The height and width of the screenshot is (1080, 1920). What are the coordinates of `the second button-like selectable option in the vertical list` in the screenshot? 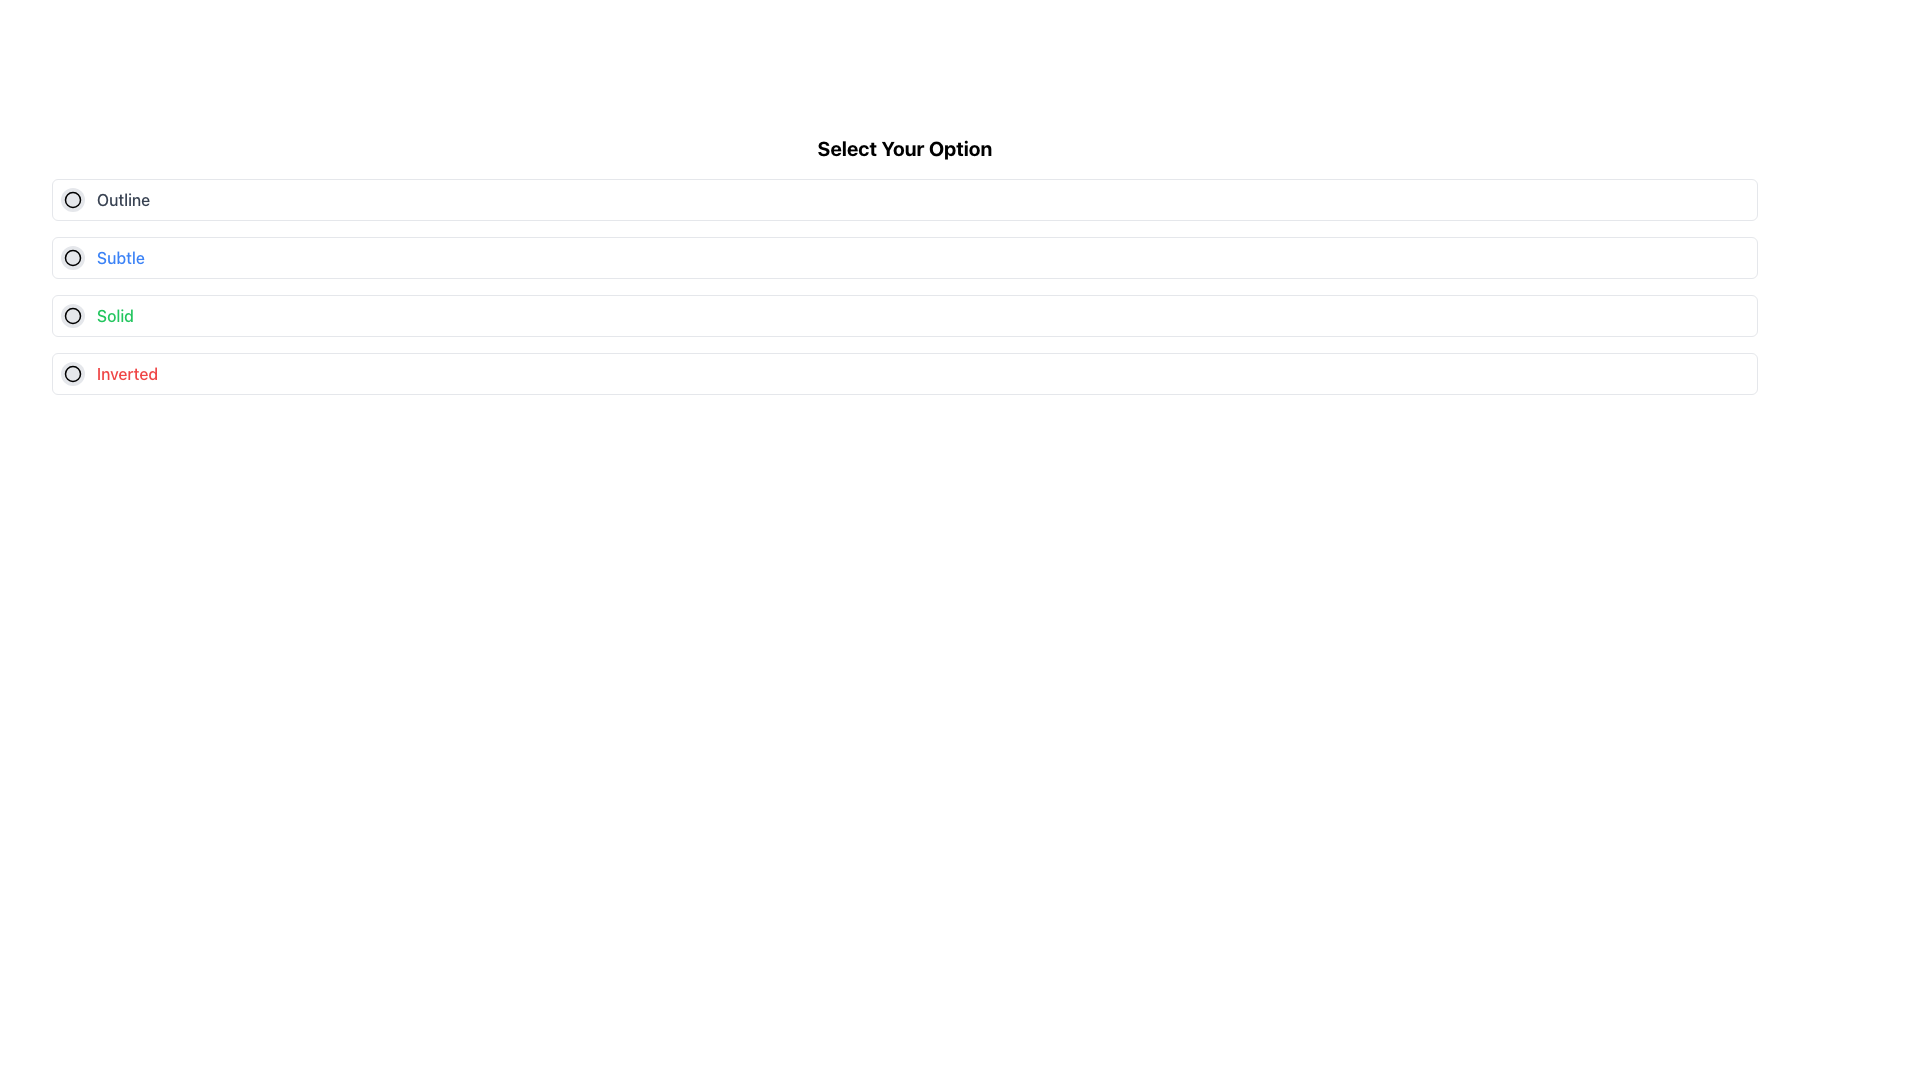 It's located at (904, 257).